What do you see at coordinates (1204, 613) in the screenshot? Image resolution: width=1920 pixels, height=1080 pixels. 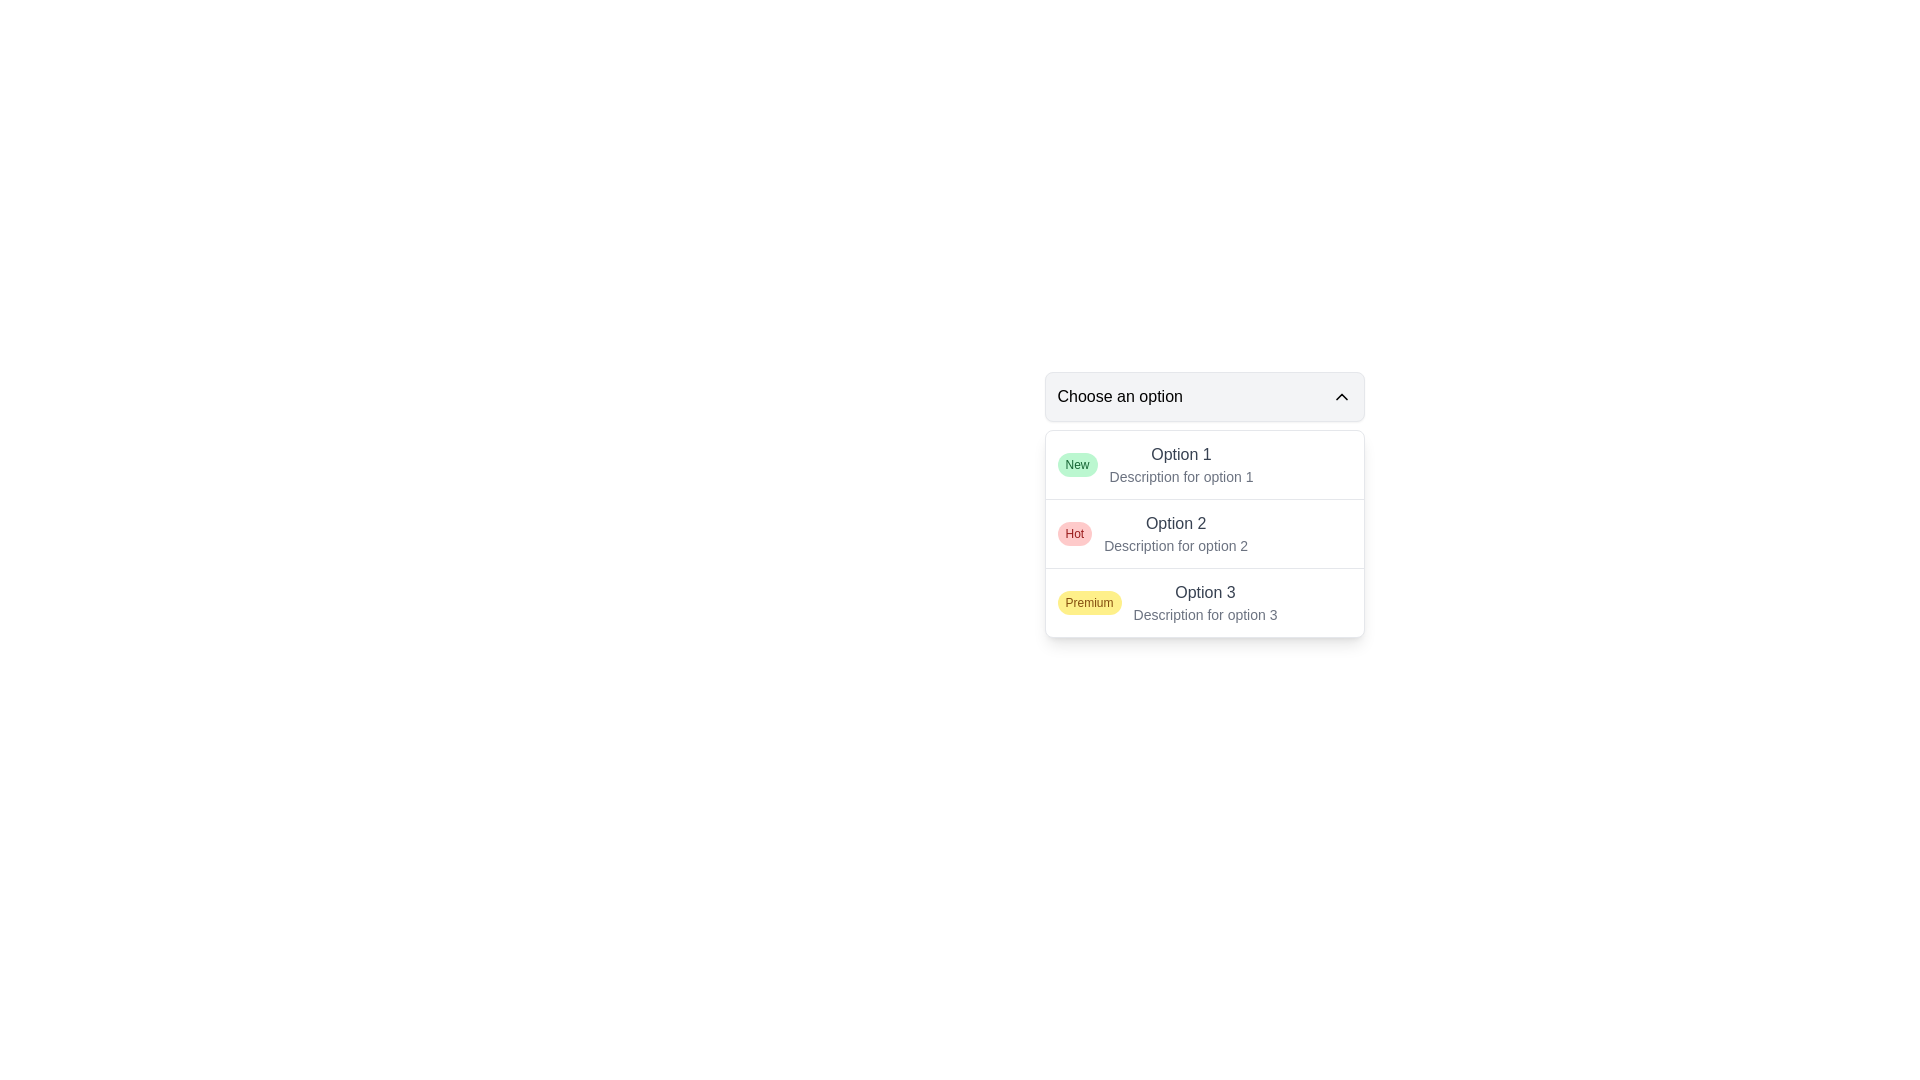 I see `supplemental descriptive text label located below 'Option 3' in the dropdown menu interface` at bounding box center [1204, 613].